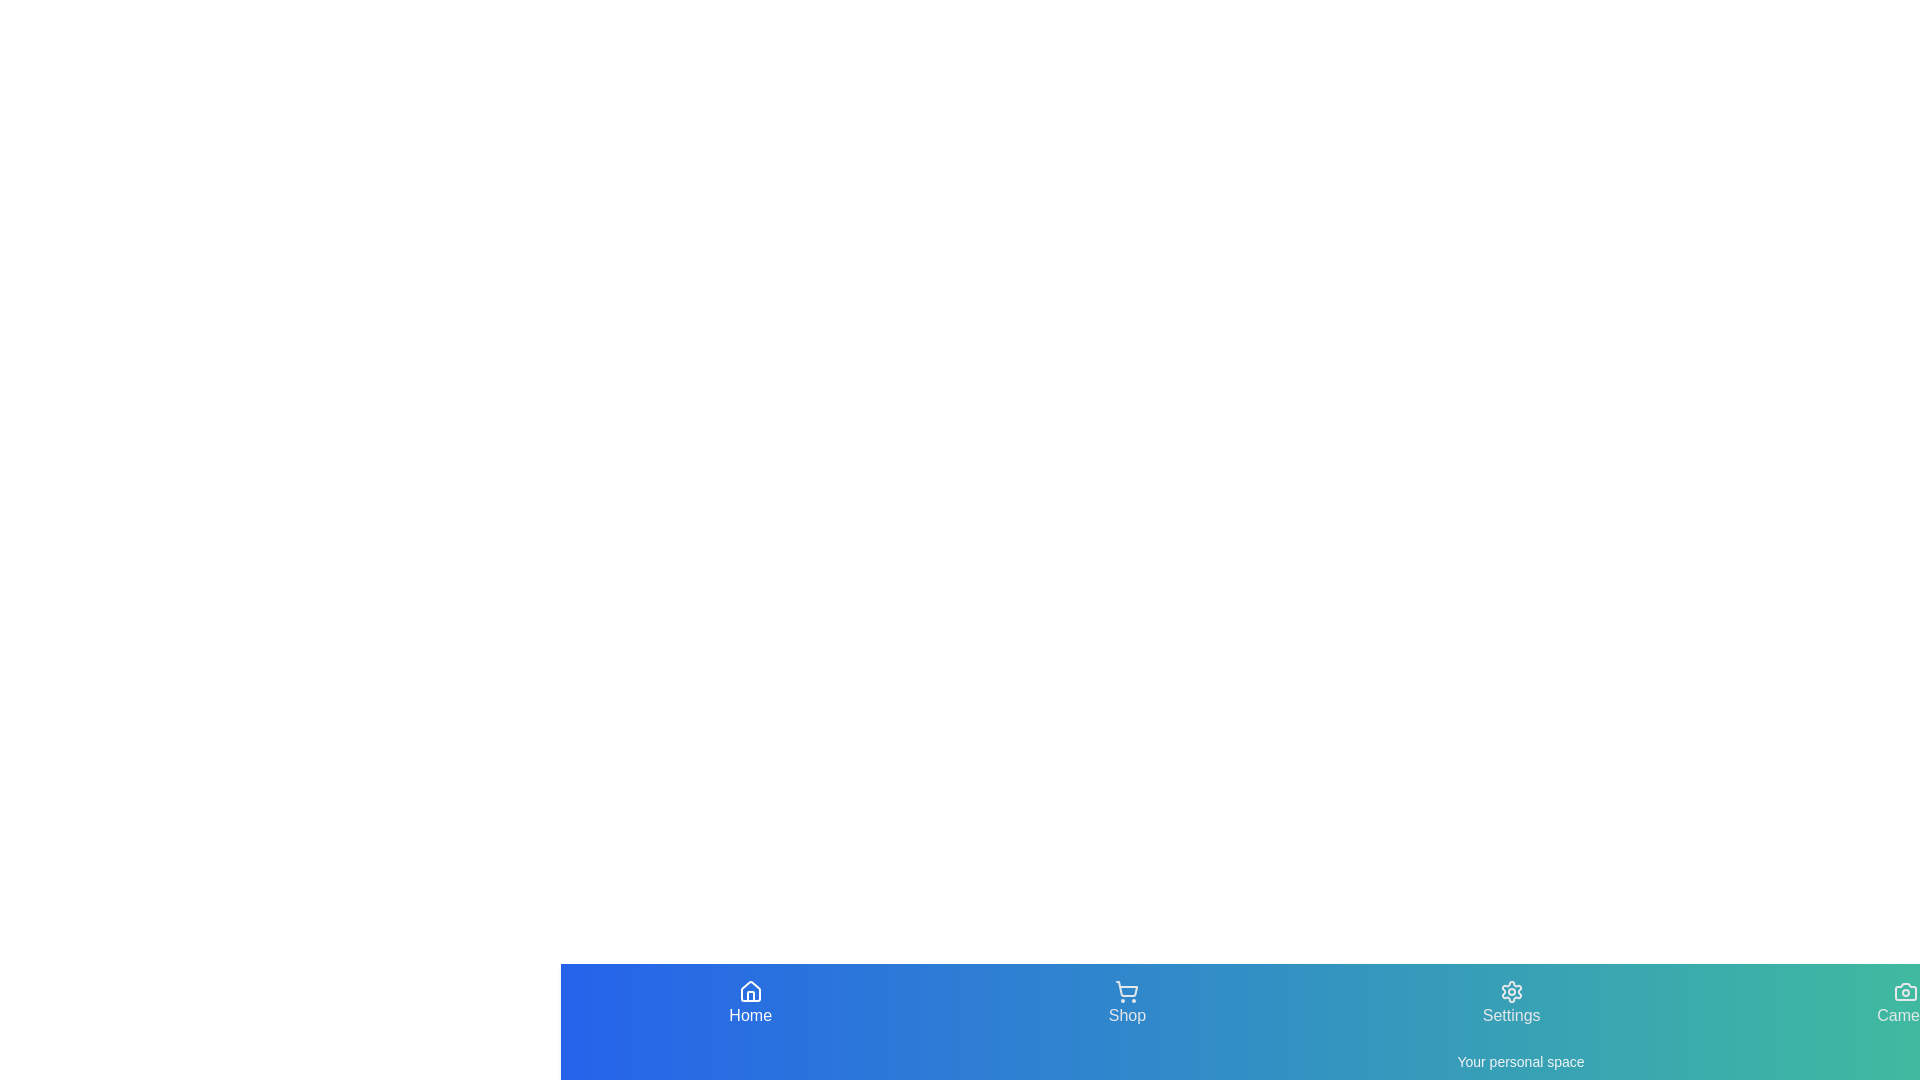 The image size is (1920, 1080). Describe the element at coordinates (749, 1003) in the screenshot. I see `the tab labeled 'Home' to preview its hover effect` at that location.